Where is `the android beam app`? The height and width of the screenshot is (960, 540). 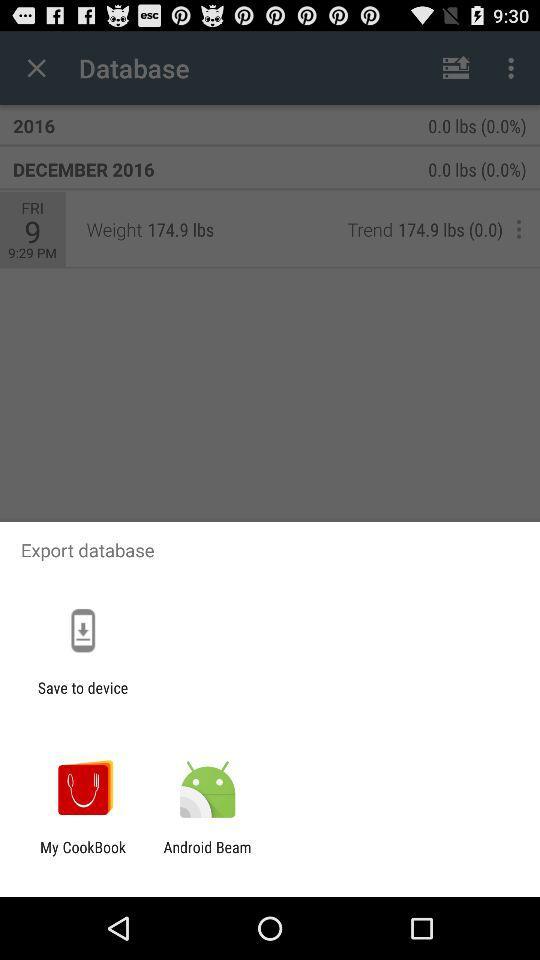 the android beam app is located at coordinates (206, 855).